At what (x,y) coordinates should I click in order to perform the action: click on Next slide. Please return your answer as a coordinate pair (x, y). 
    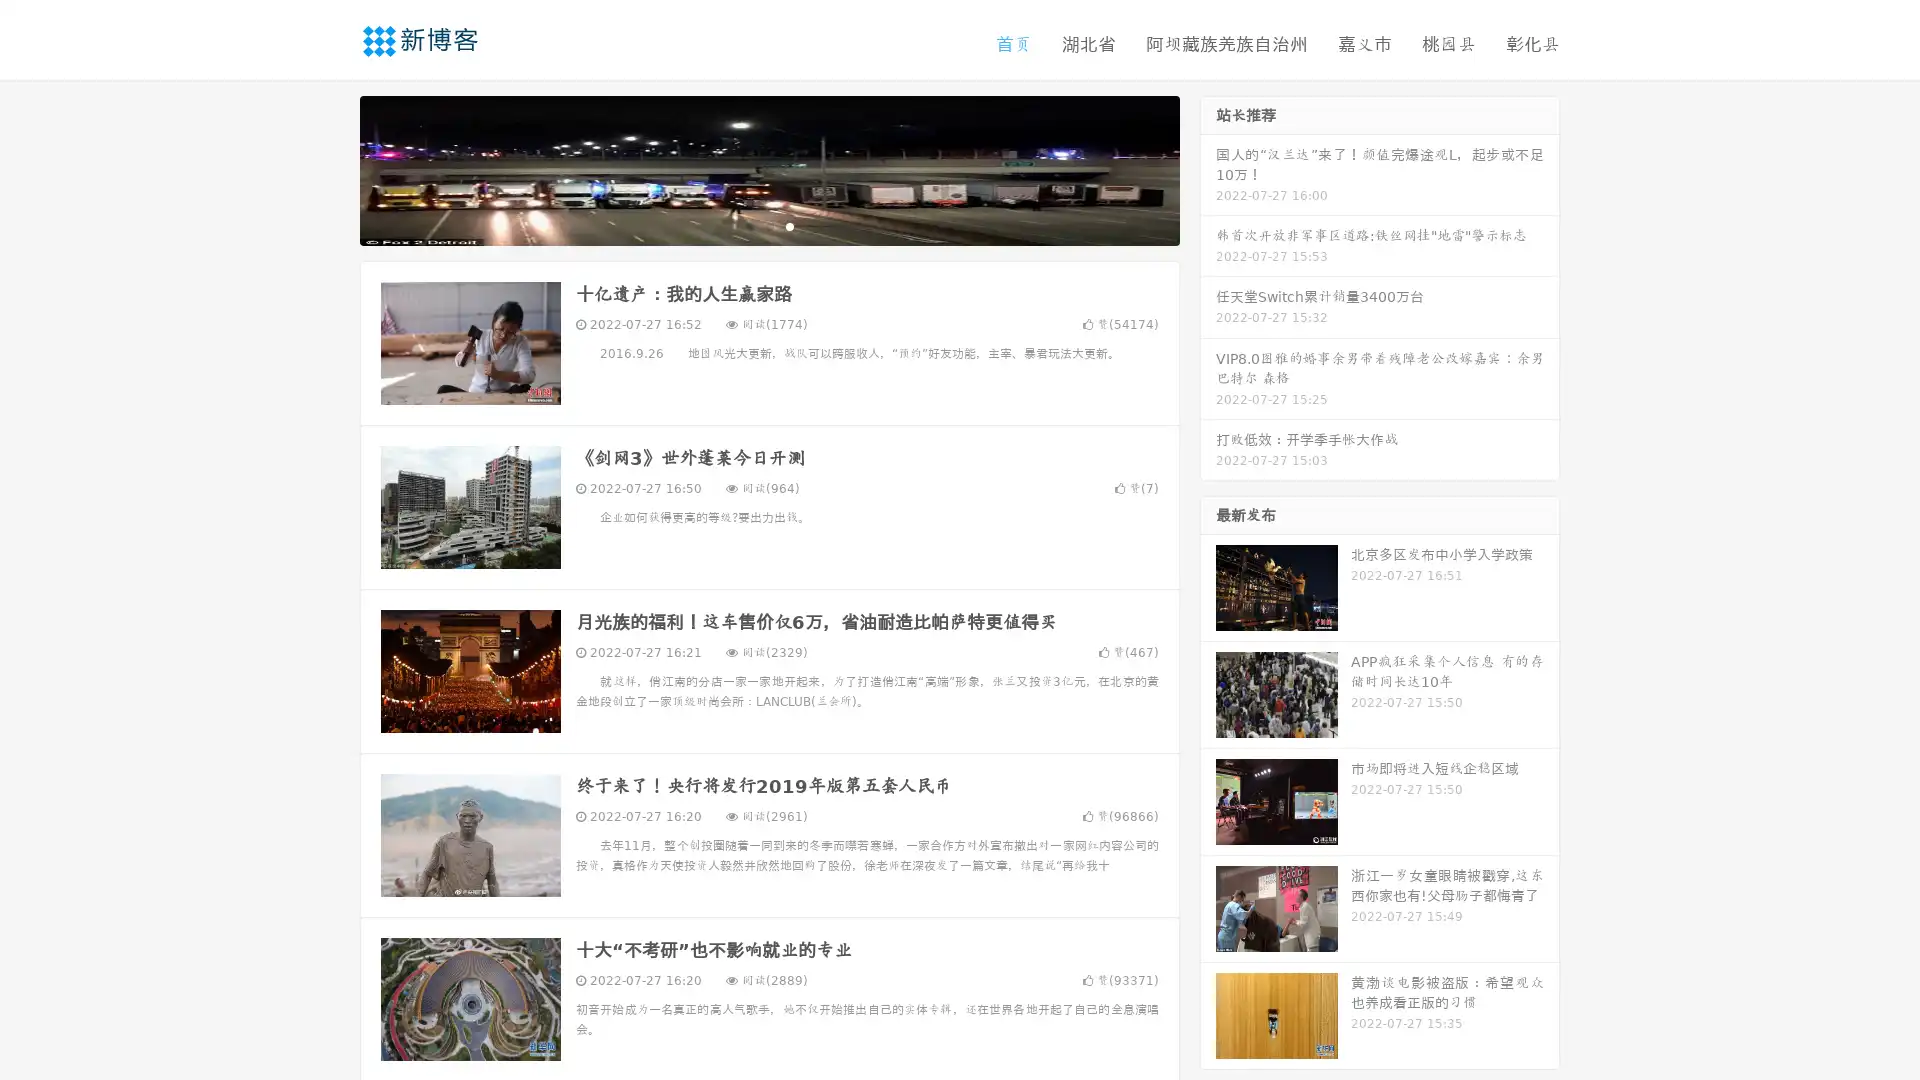
    Looking at the image, I should click on (1208, 168).